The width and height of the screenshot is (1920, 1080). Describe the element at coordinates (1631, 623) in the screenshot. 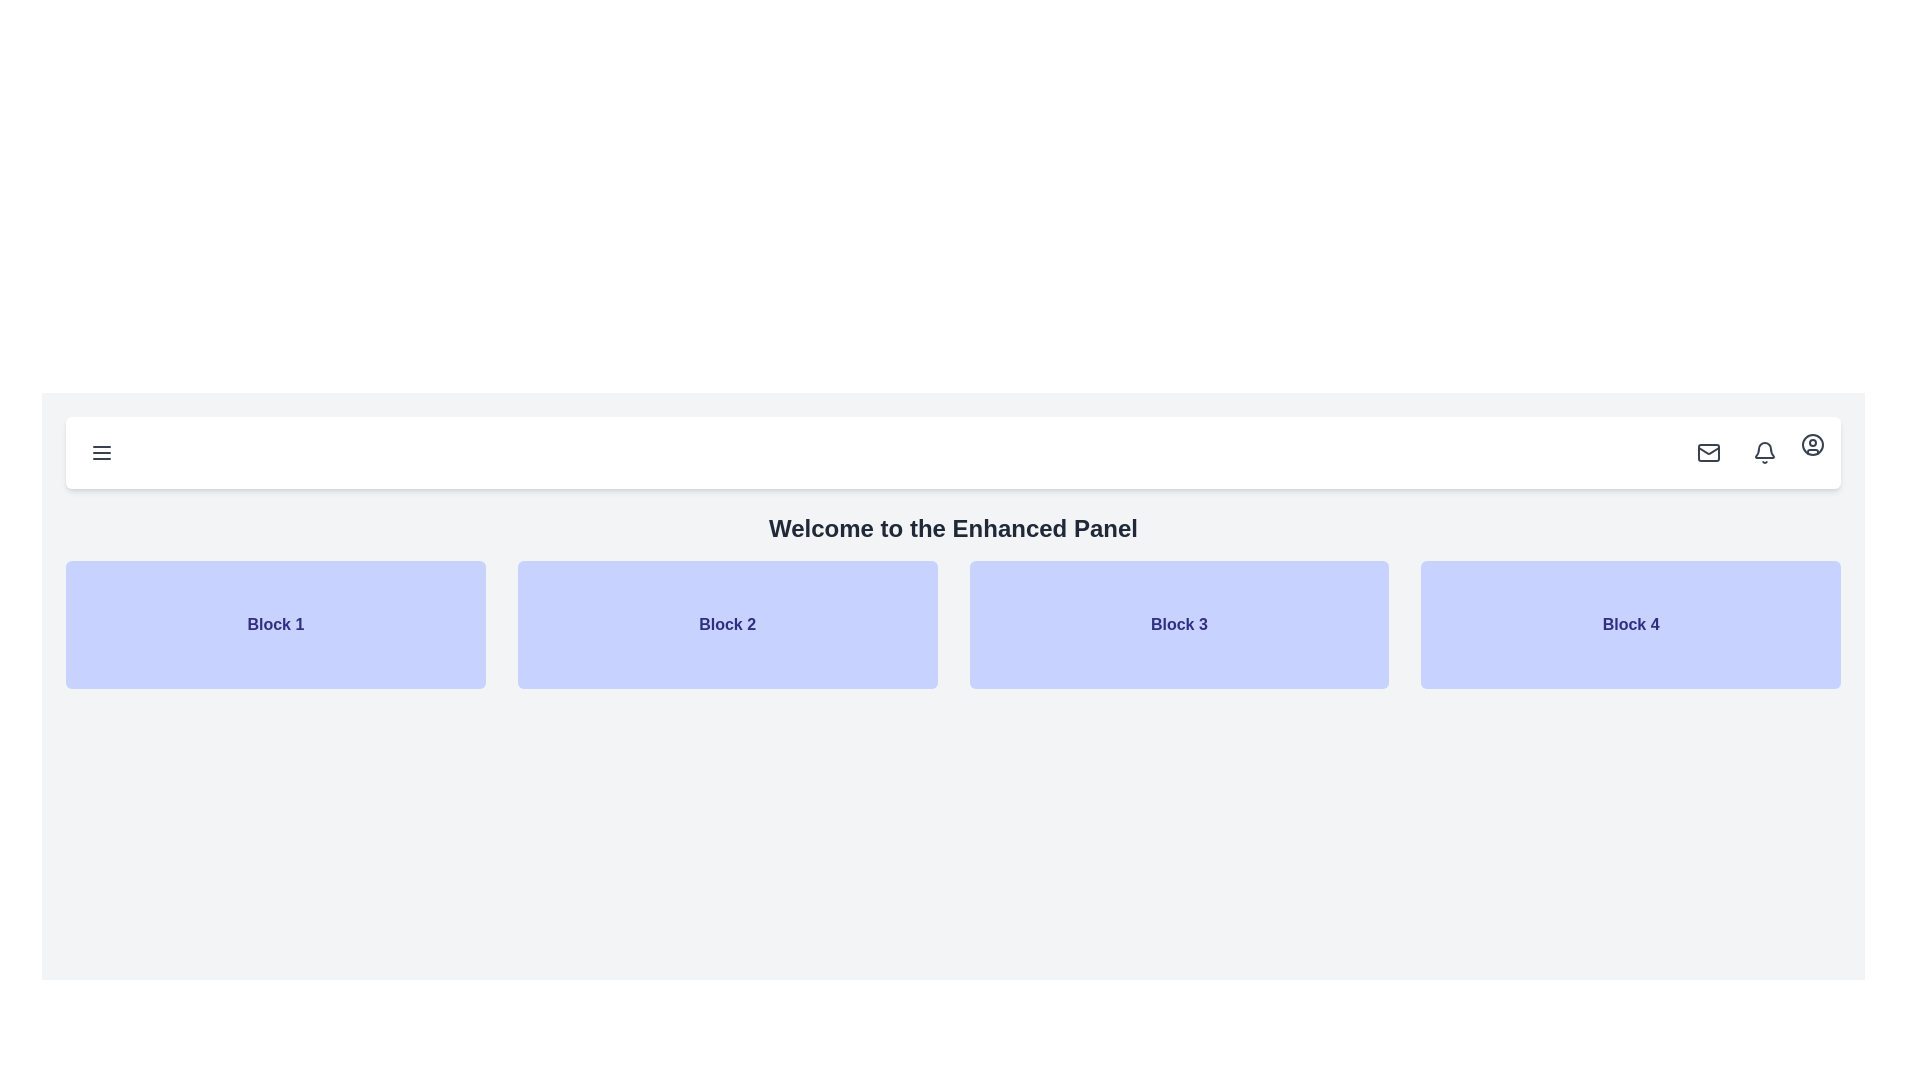

I see `the fourth block in the bottom-right area of the main content section, which serves as an informational or navigational block` at that location.